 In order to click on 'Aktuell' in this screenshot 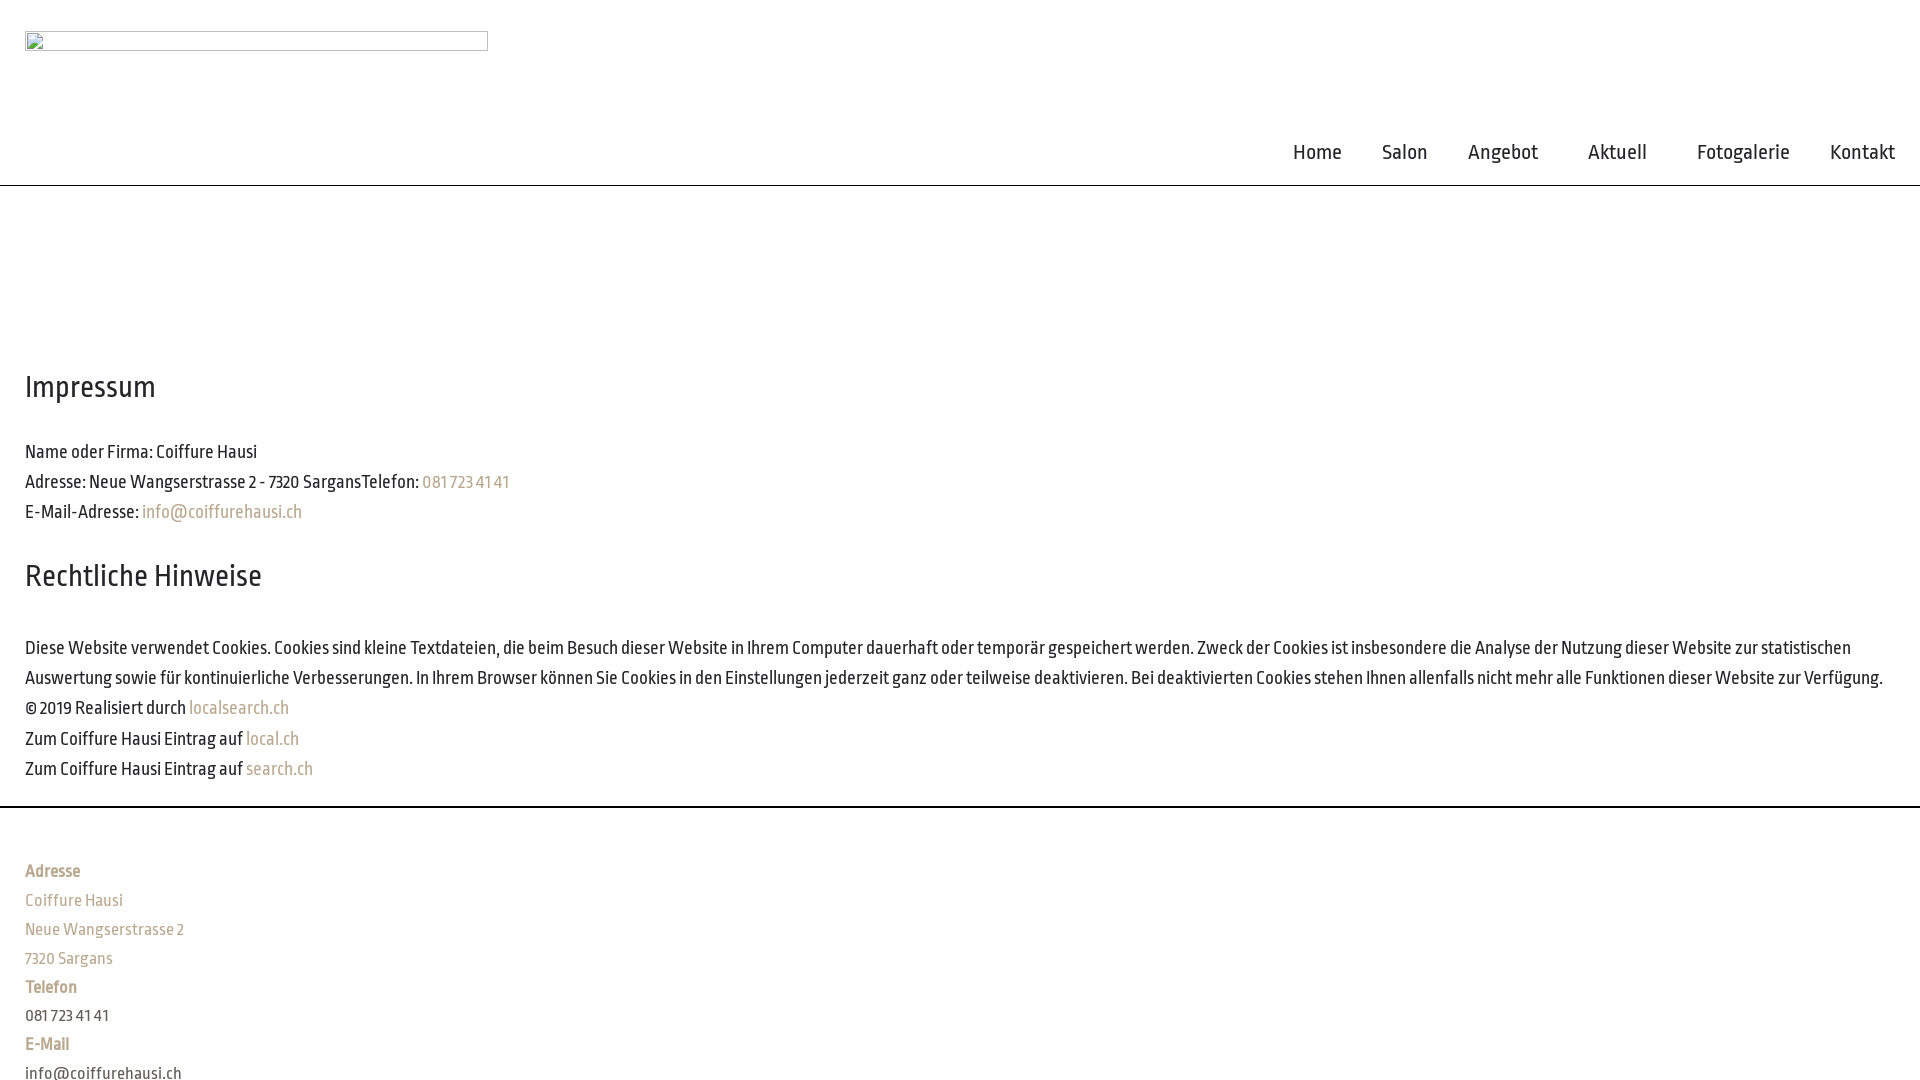, I will do `click(1587, 156)`.